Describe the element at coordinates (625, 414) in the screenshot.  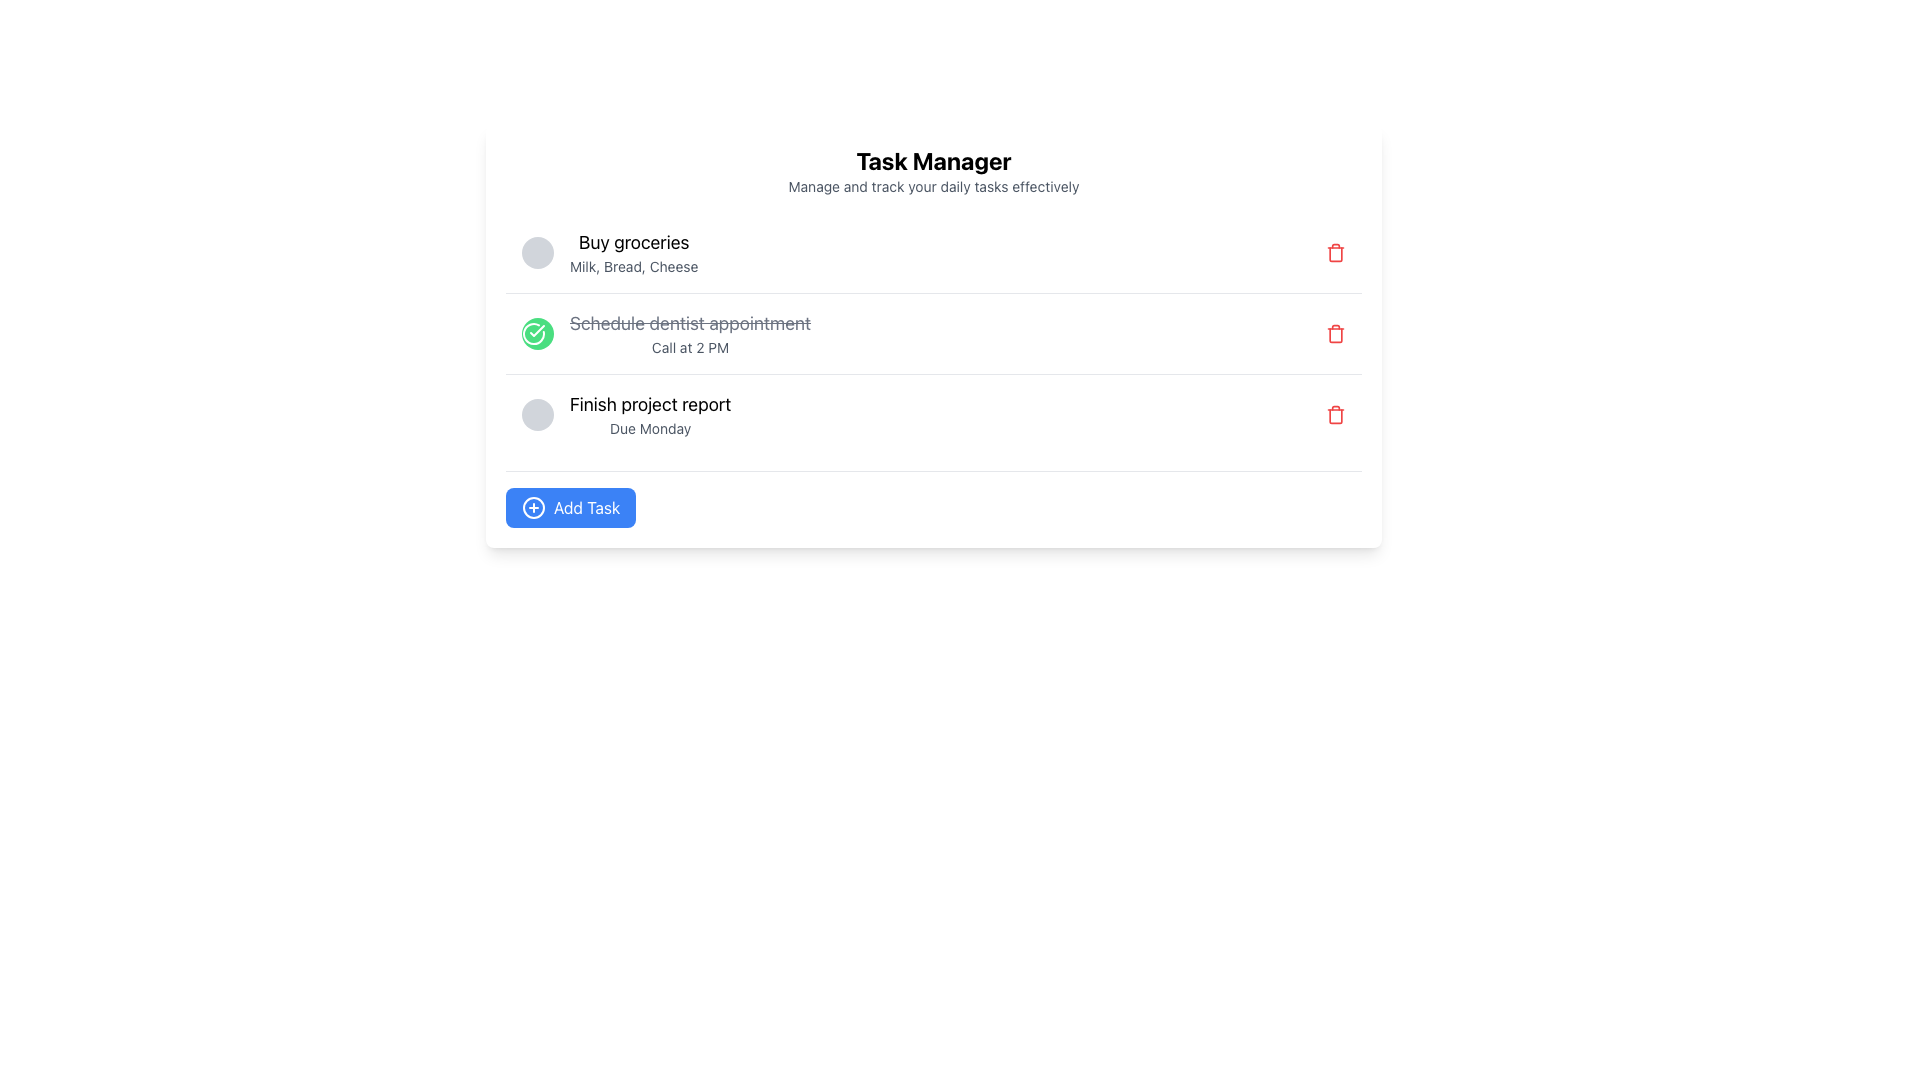
I see `the task list item displaying the title 'Finish project report' and due date 'Due Monday' in the task management interface` at that location.